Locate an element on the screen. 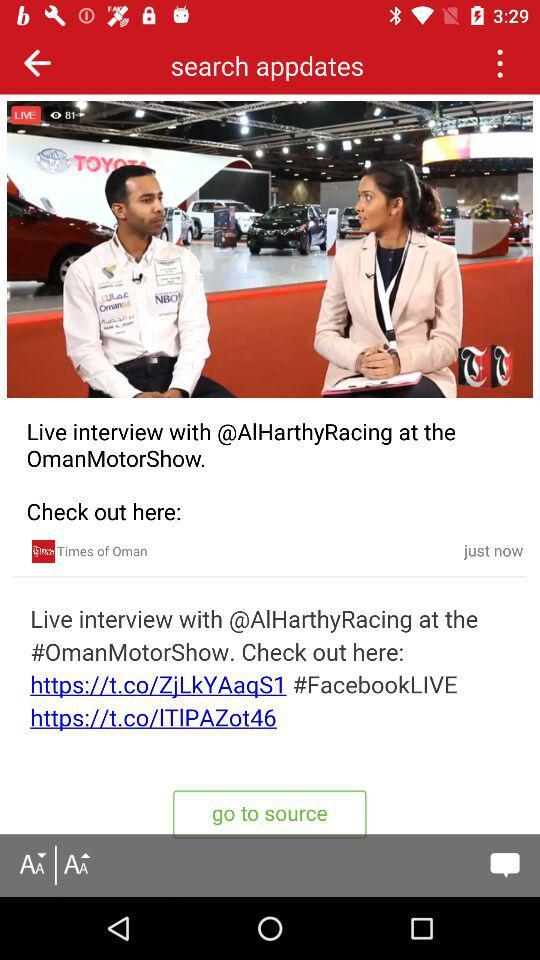 This screenshot has height=960, width=540. the font icon is located at coordinates (31, 864).